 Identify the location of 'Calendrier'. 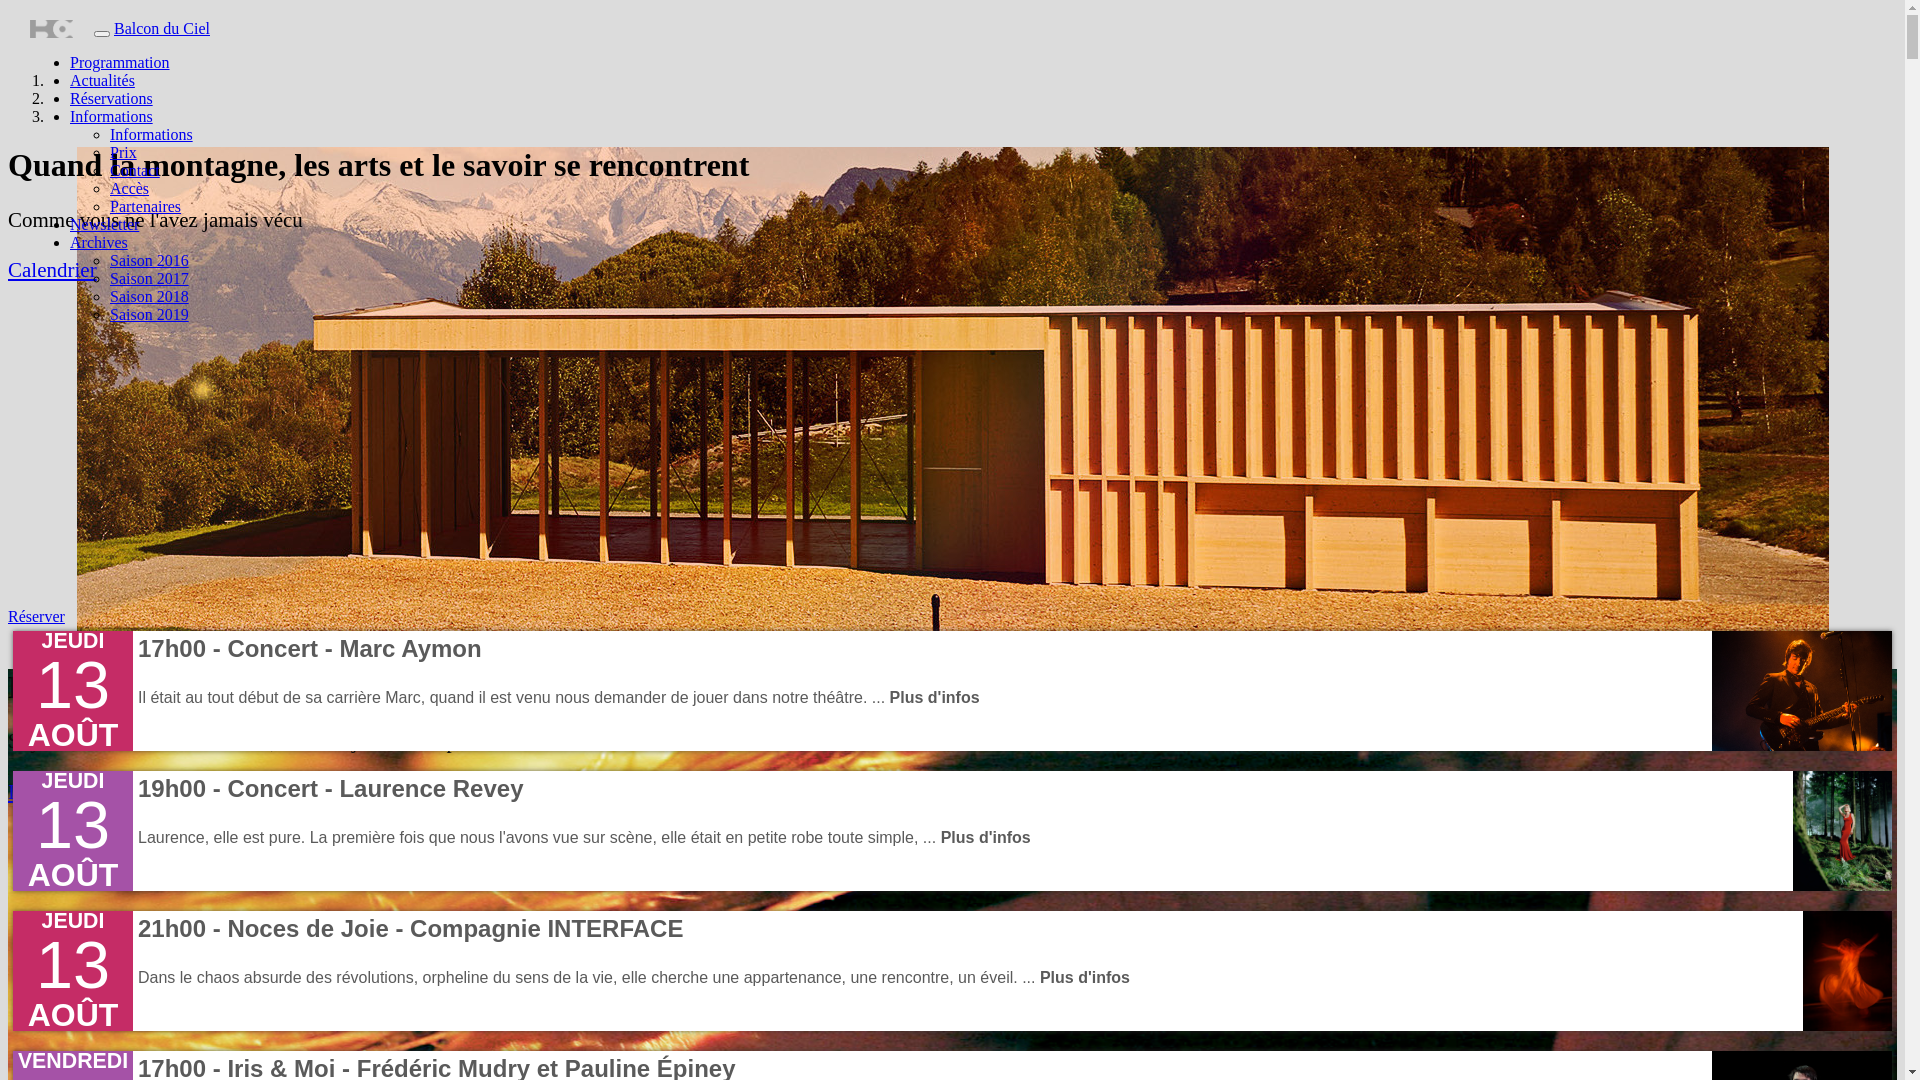
(52, 270).